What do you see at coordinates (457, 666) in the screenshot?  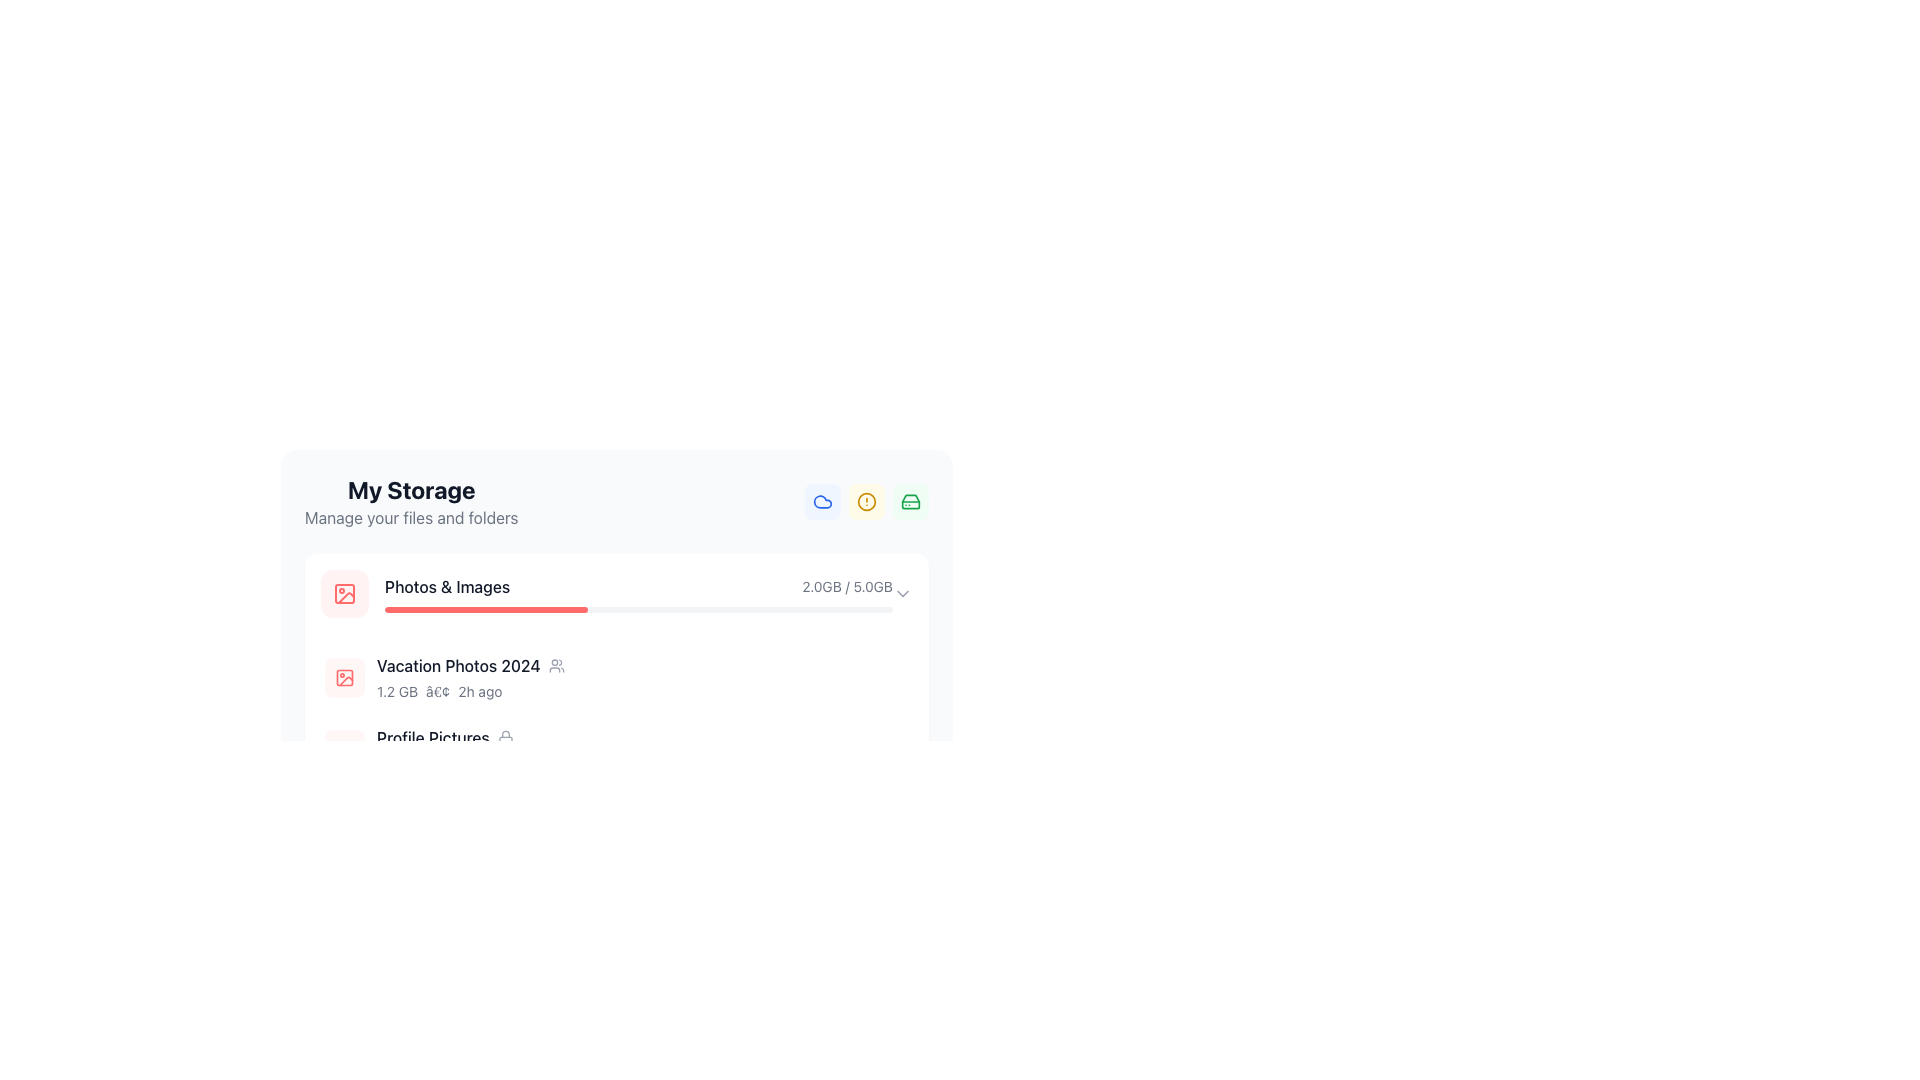 I see `the text label displaying 'Vacation Photos 2024' which is part of the 'Photos & Images' section in the file management interface` at bounding box center [457, 666].